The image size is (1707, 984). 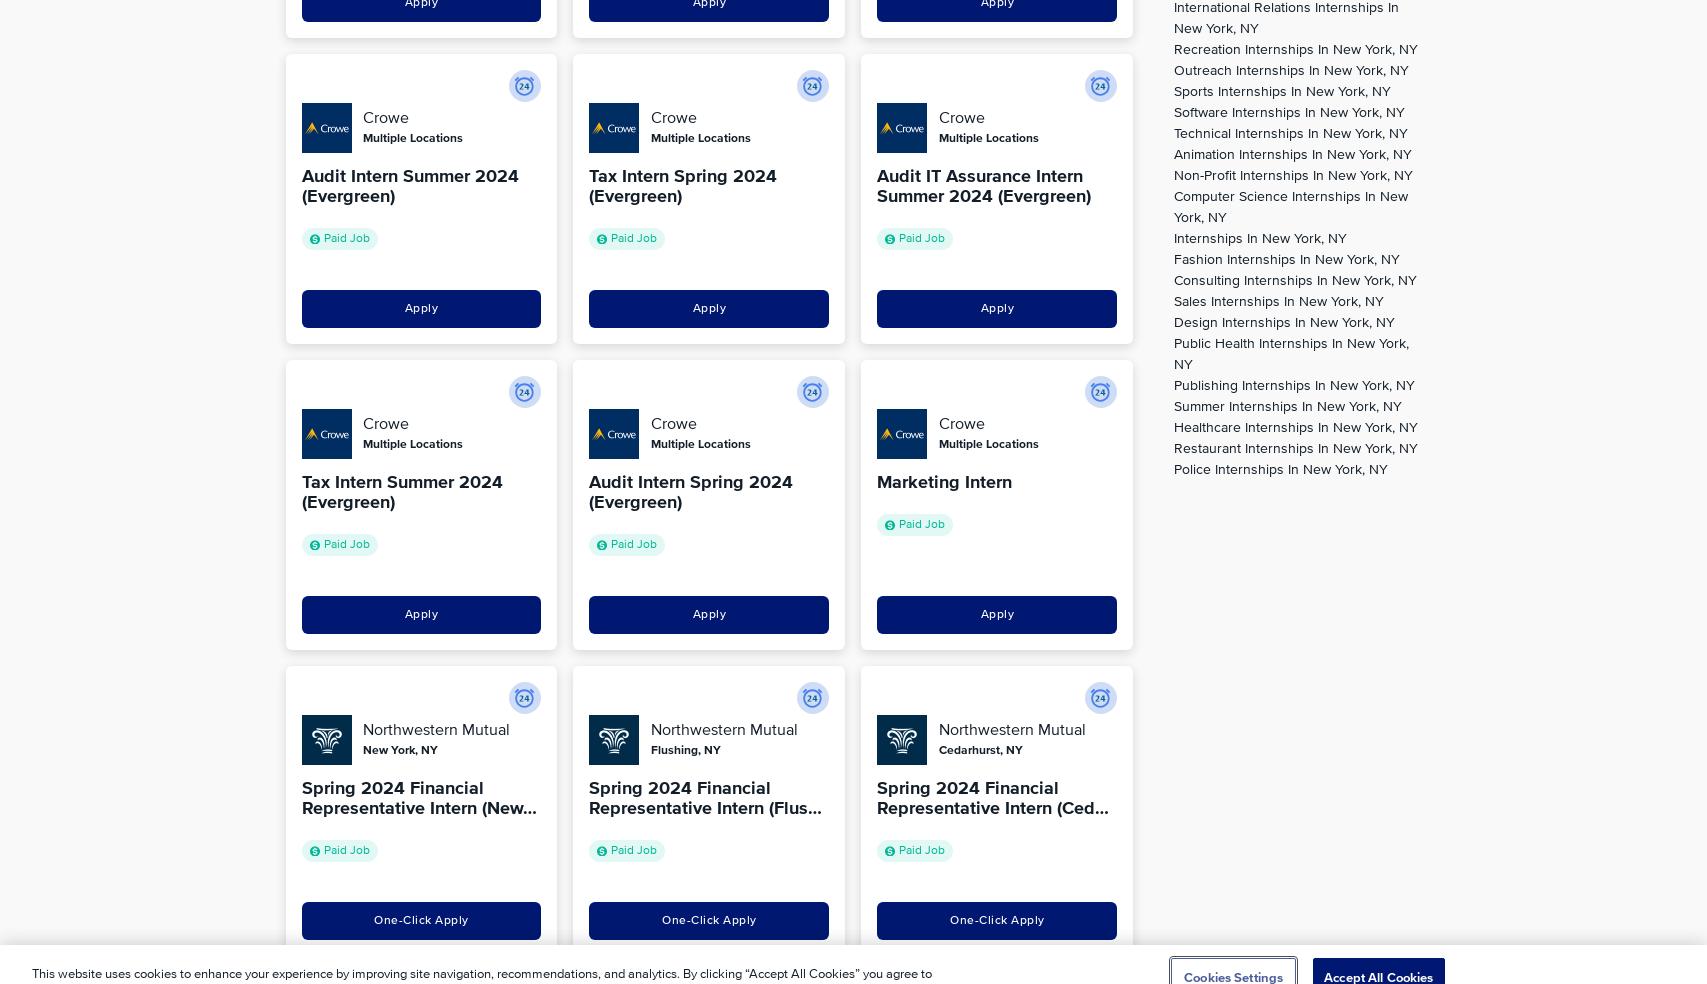 I want to click on 'Summer Internships in New York, NY', so click(x=1286, y=406).